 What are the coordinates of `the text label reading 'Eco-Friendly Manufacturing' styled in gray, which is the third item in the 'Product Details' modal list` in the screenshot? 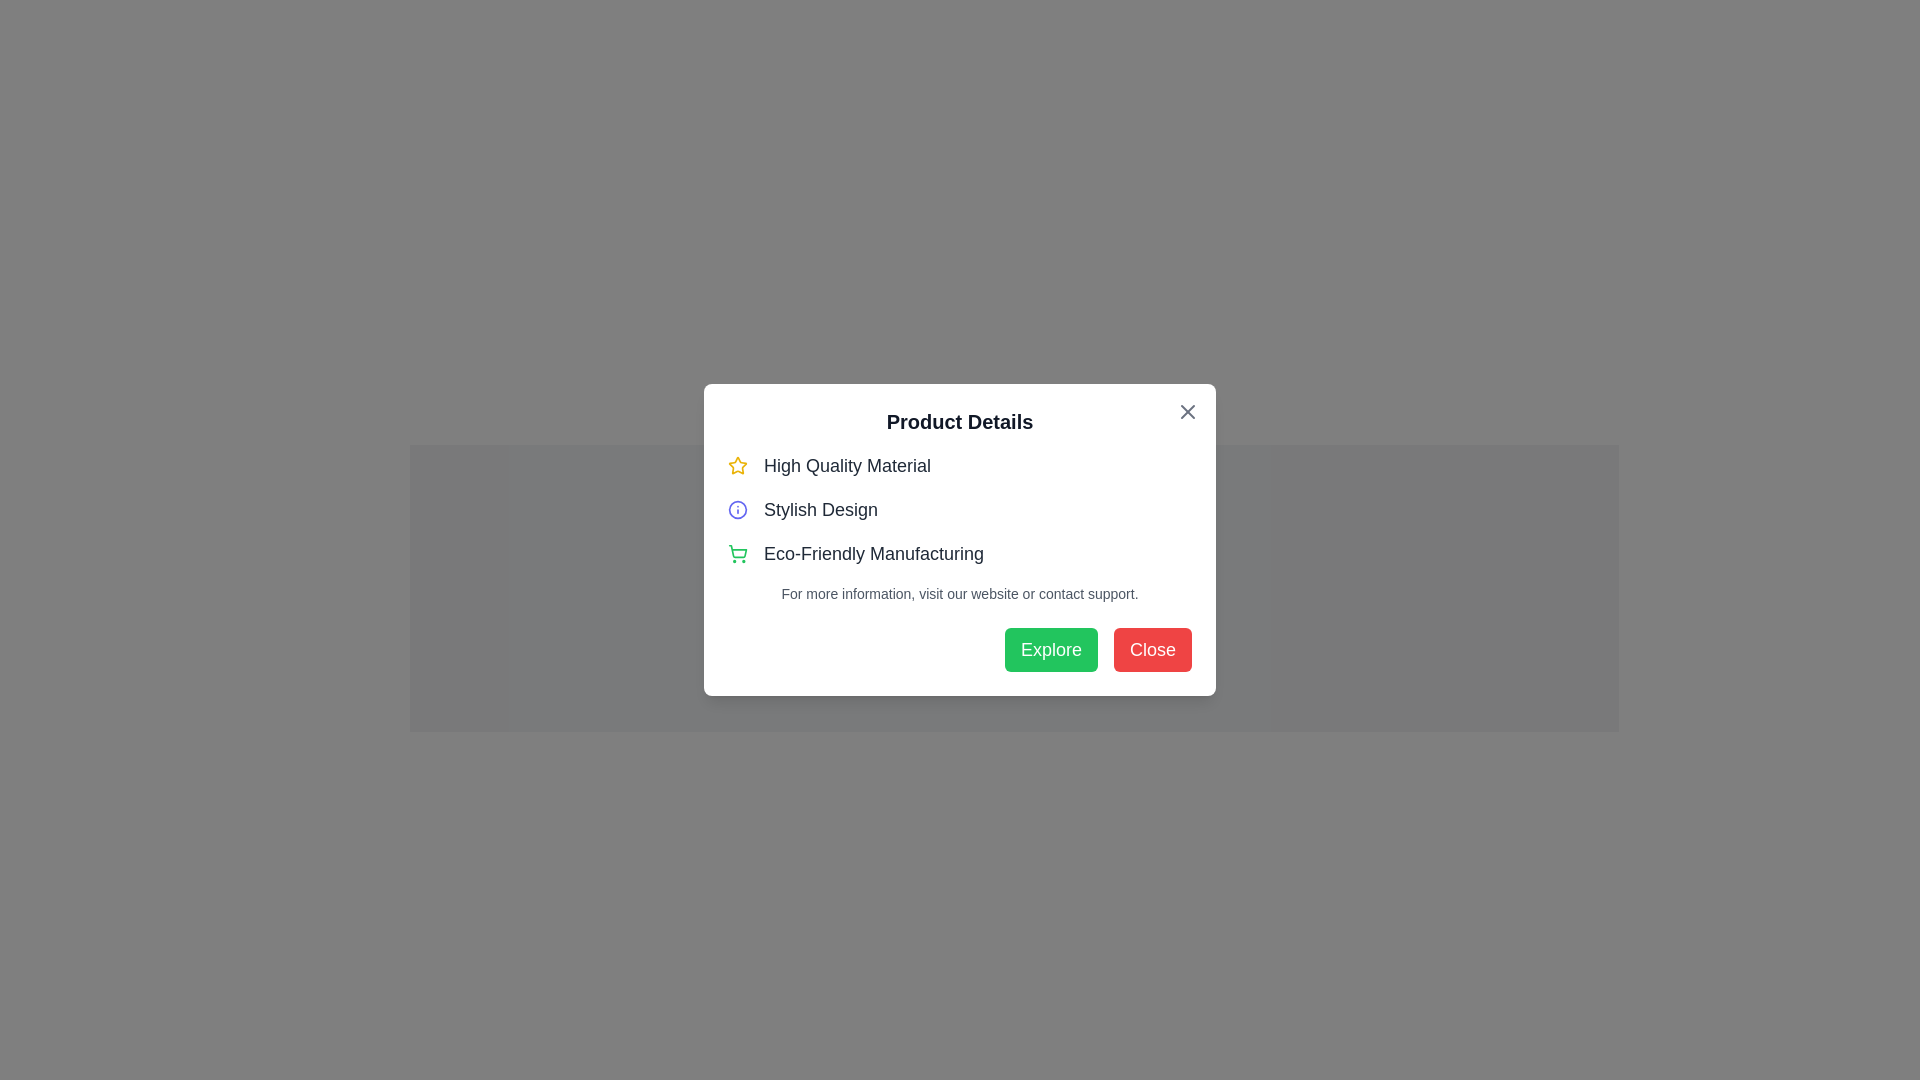 It's located at (873, 554).